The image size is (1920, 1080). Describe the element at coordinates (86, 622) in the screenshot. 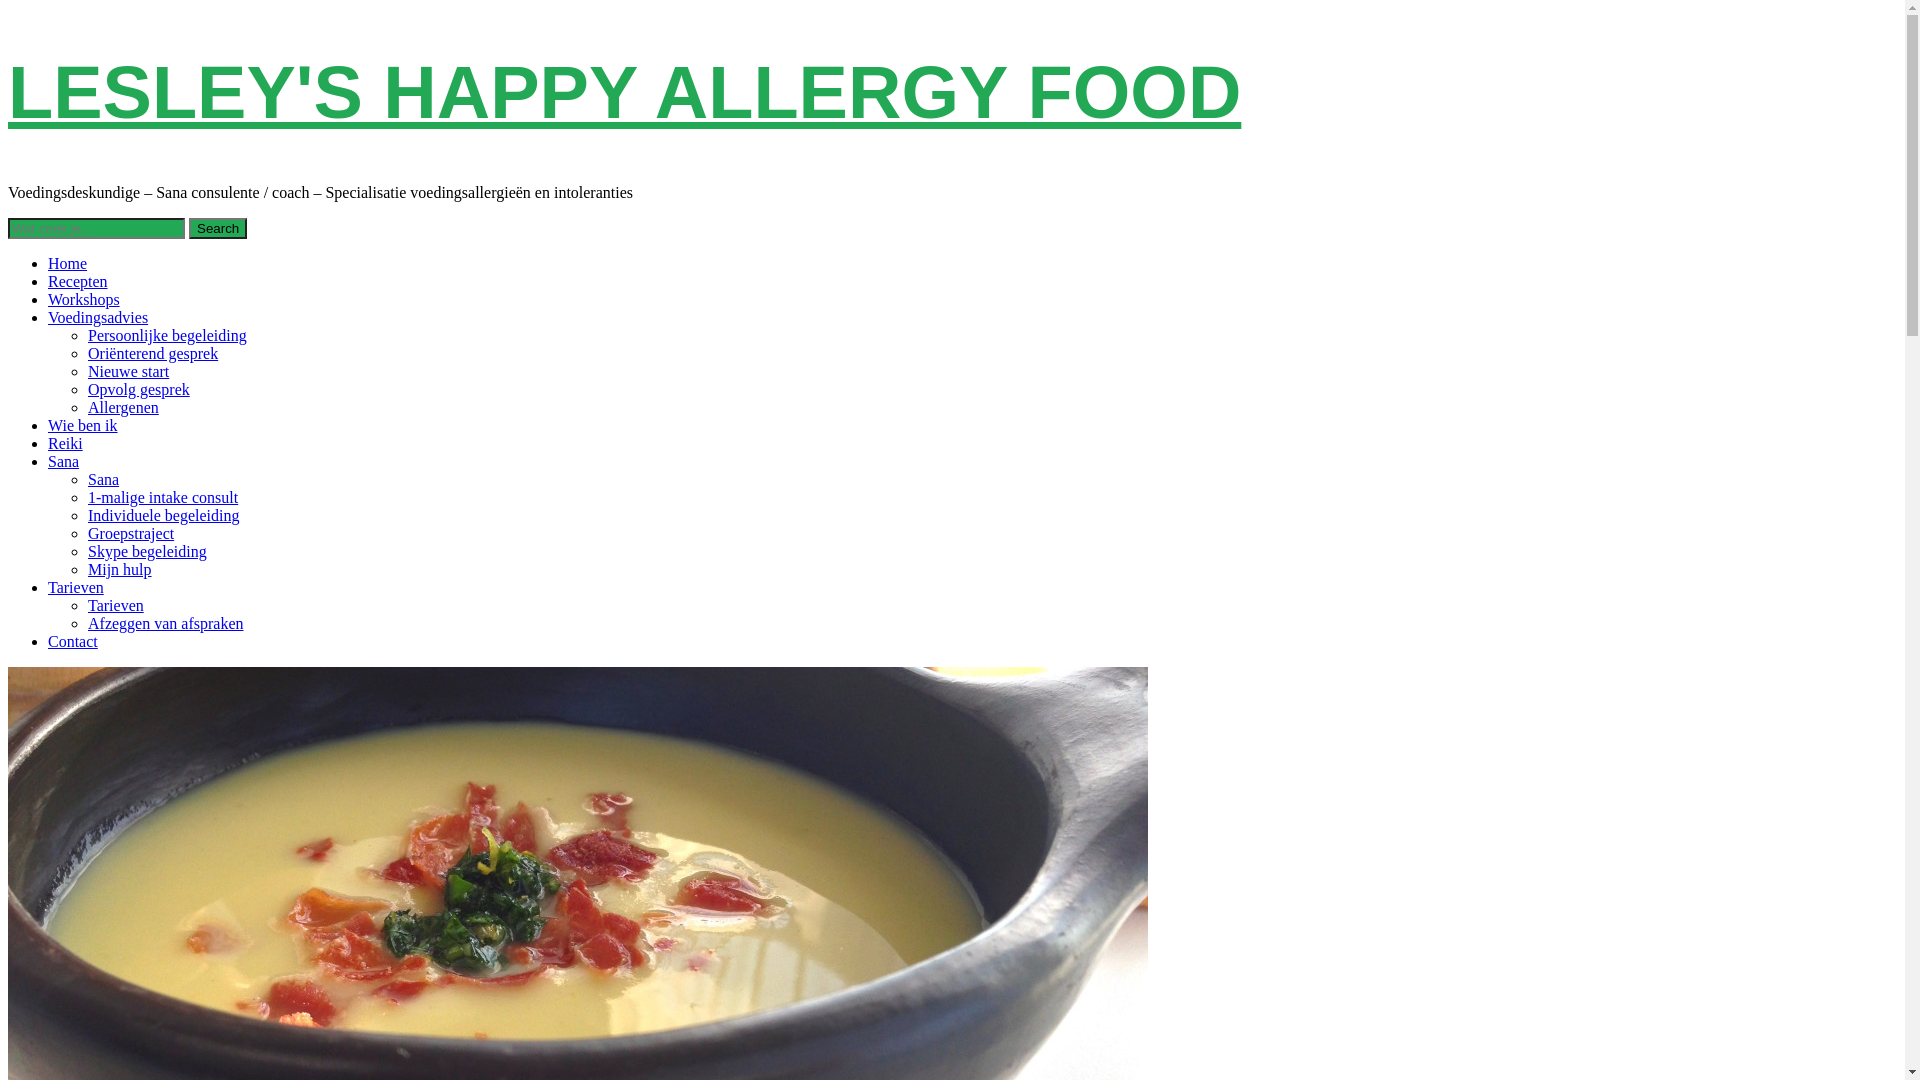

I see `'Afzeggen van afspraken'` at that location.